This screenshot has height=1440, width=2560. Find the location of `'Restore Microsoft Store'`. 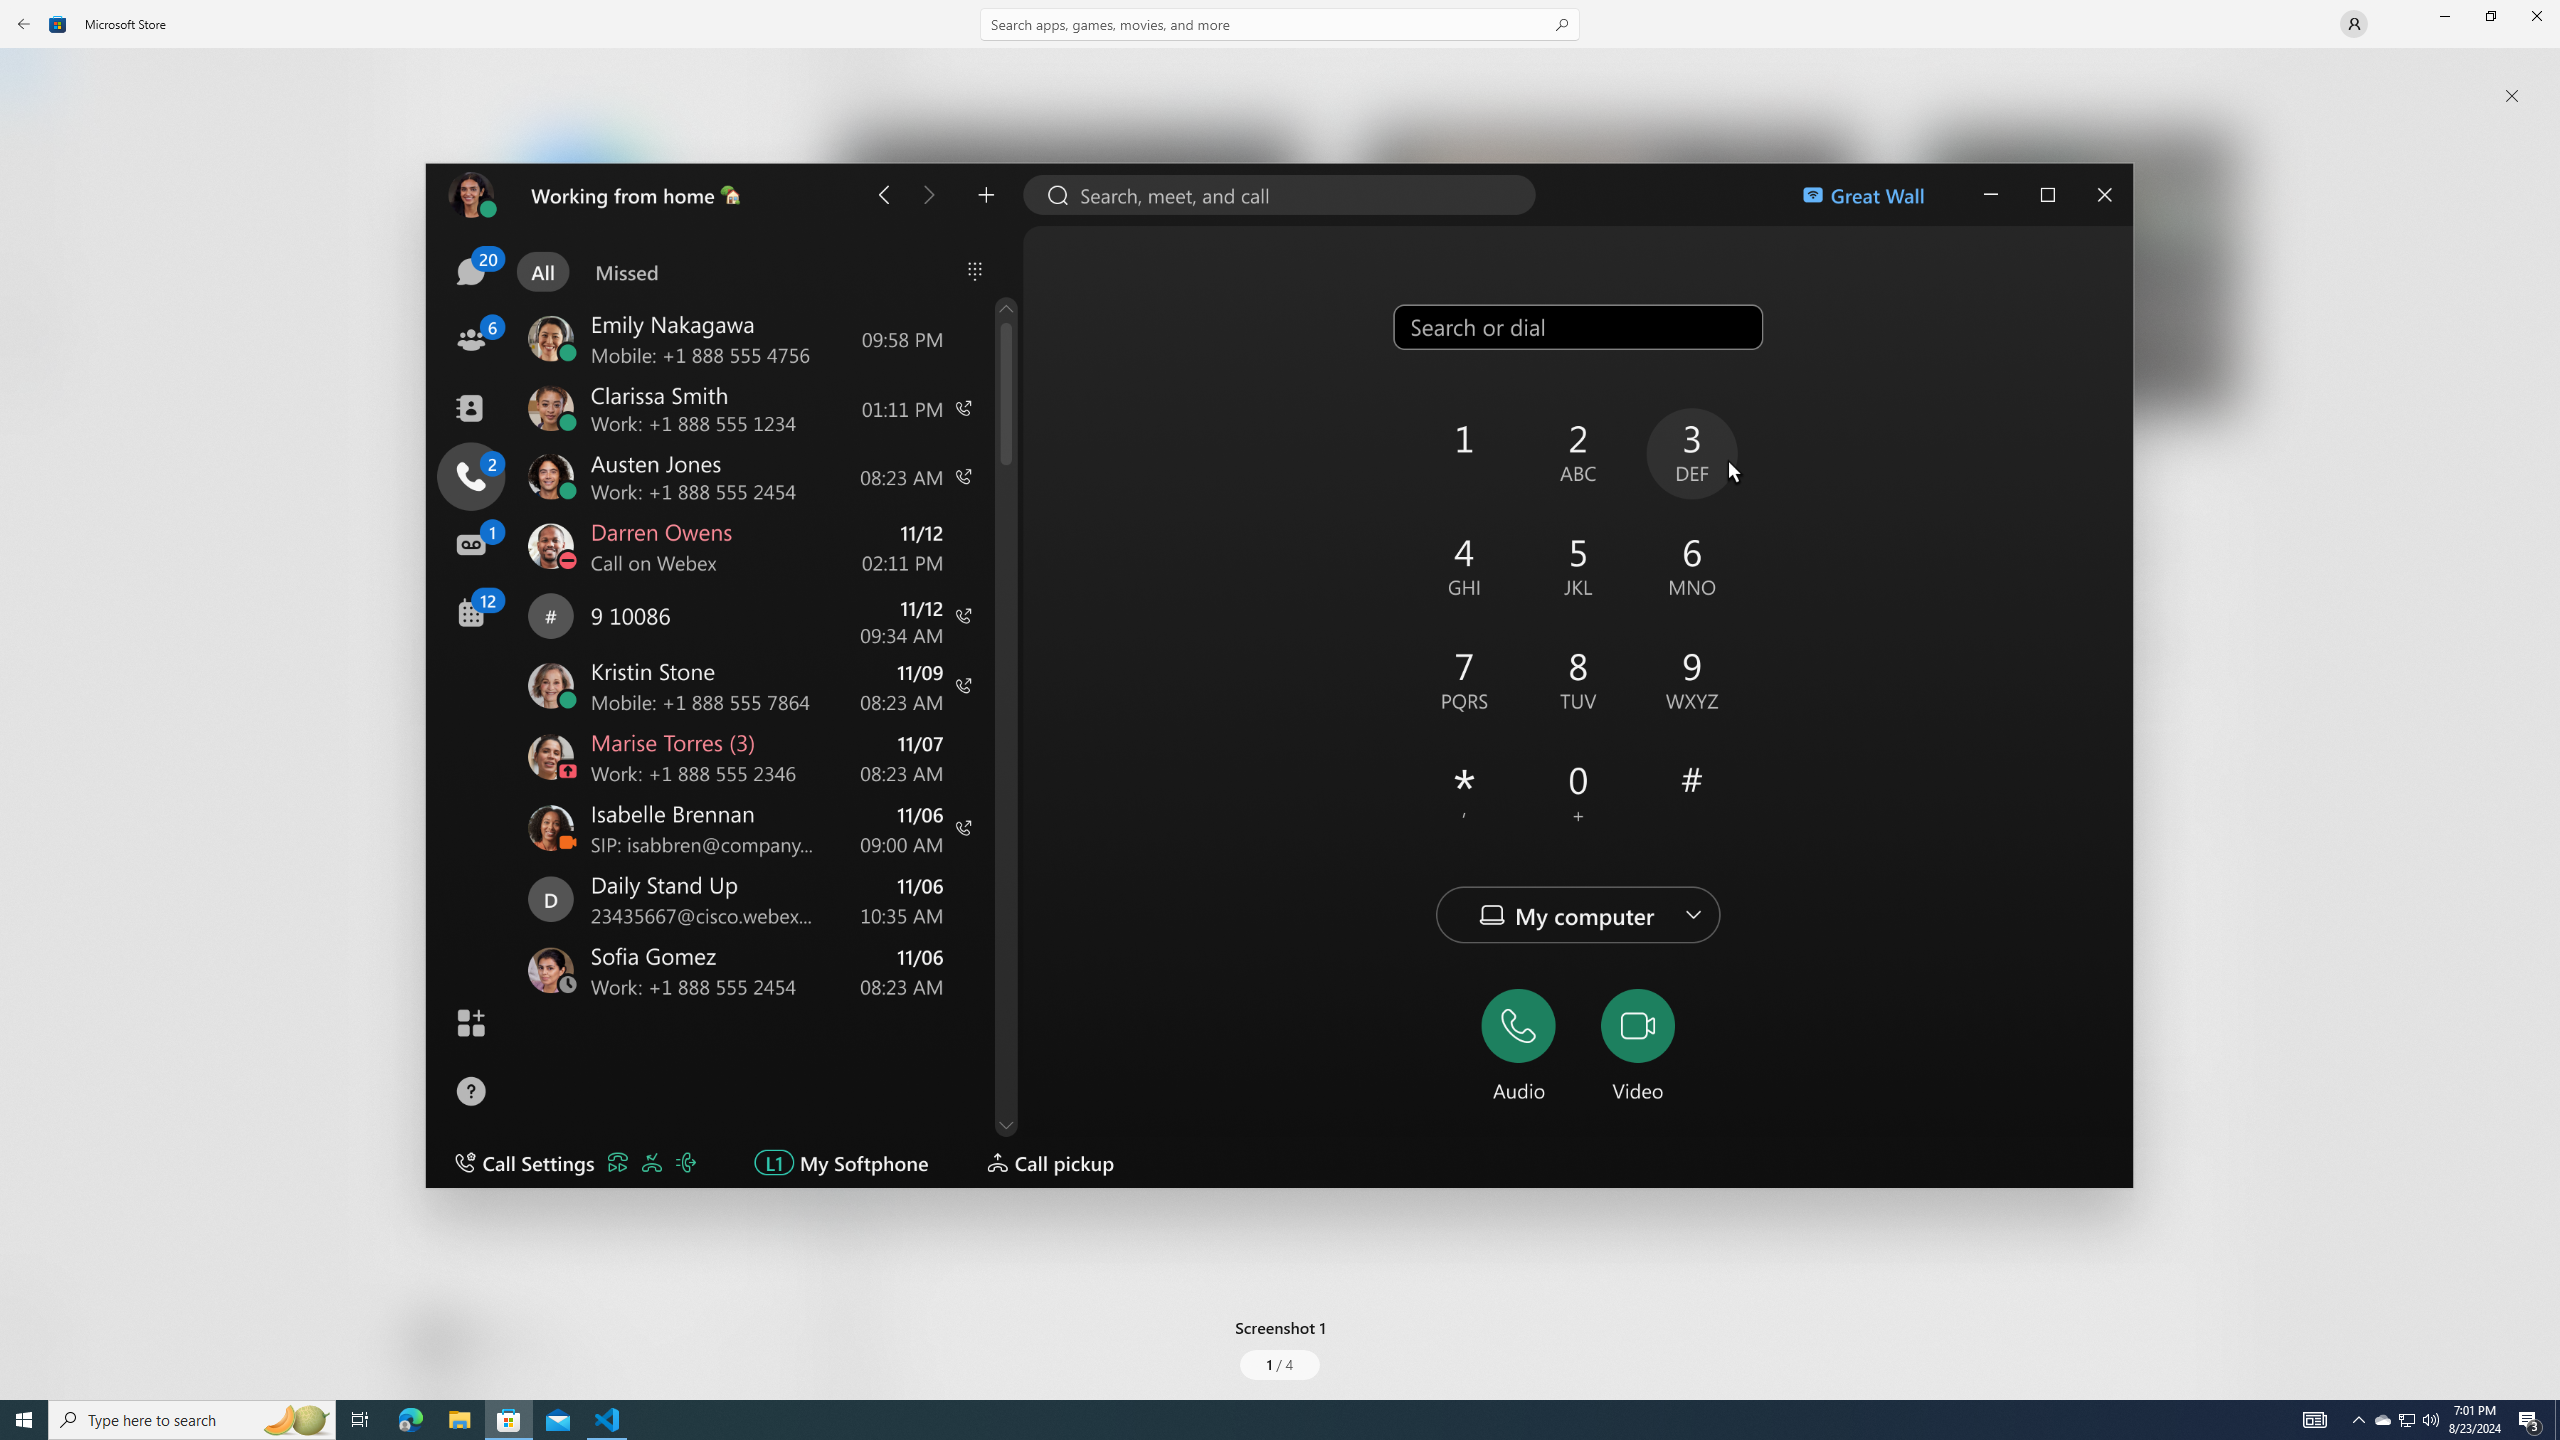

'Restore Microsoft Store' is located at coordinates (2490, 15).